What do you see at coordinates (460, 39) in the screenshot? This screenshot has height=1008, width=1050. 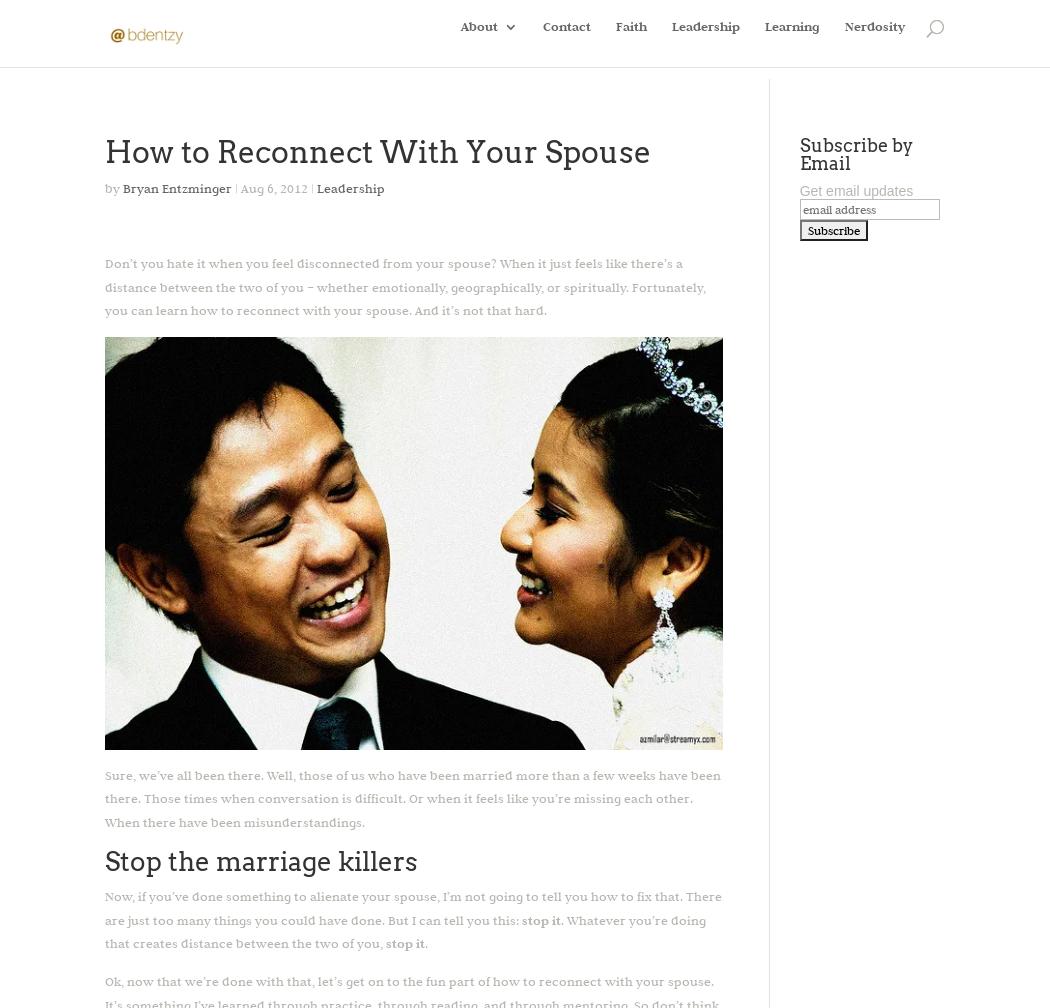 I see `'About'` at bounding box center [460, 39].